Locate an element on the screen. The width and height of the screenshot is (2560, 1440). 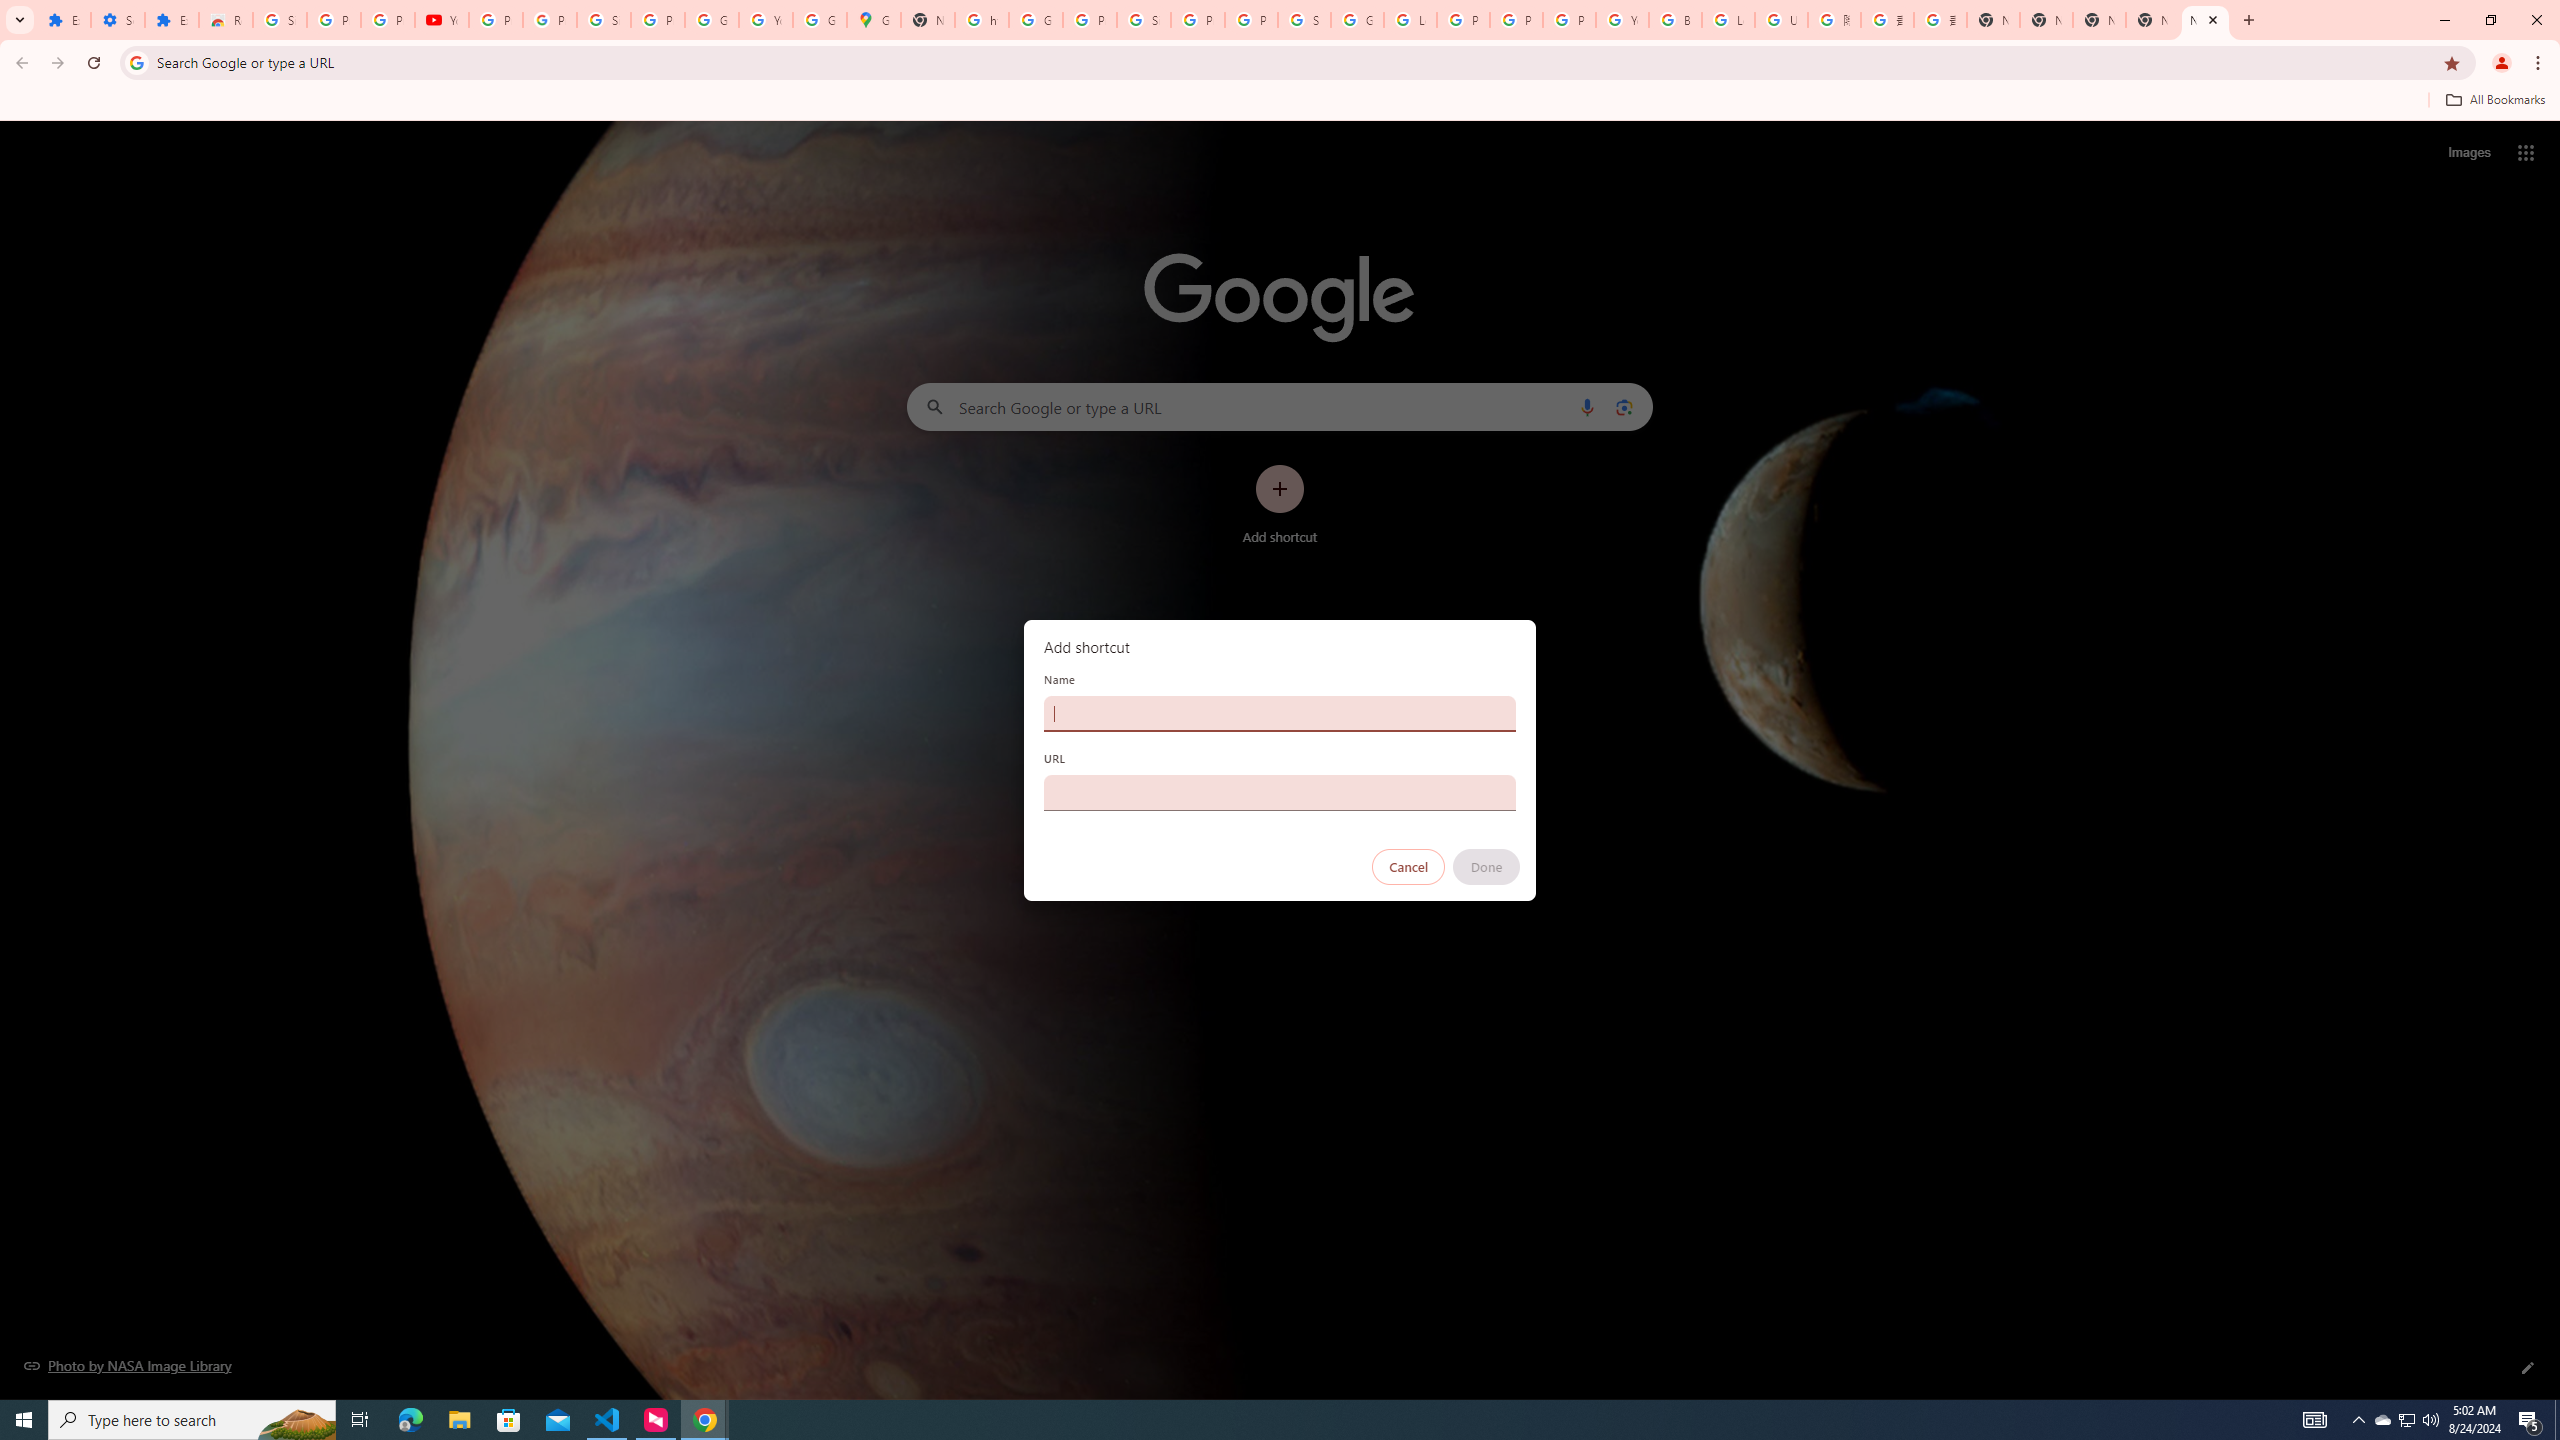
'Cancel' is located at coordinates (1409, 866).